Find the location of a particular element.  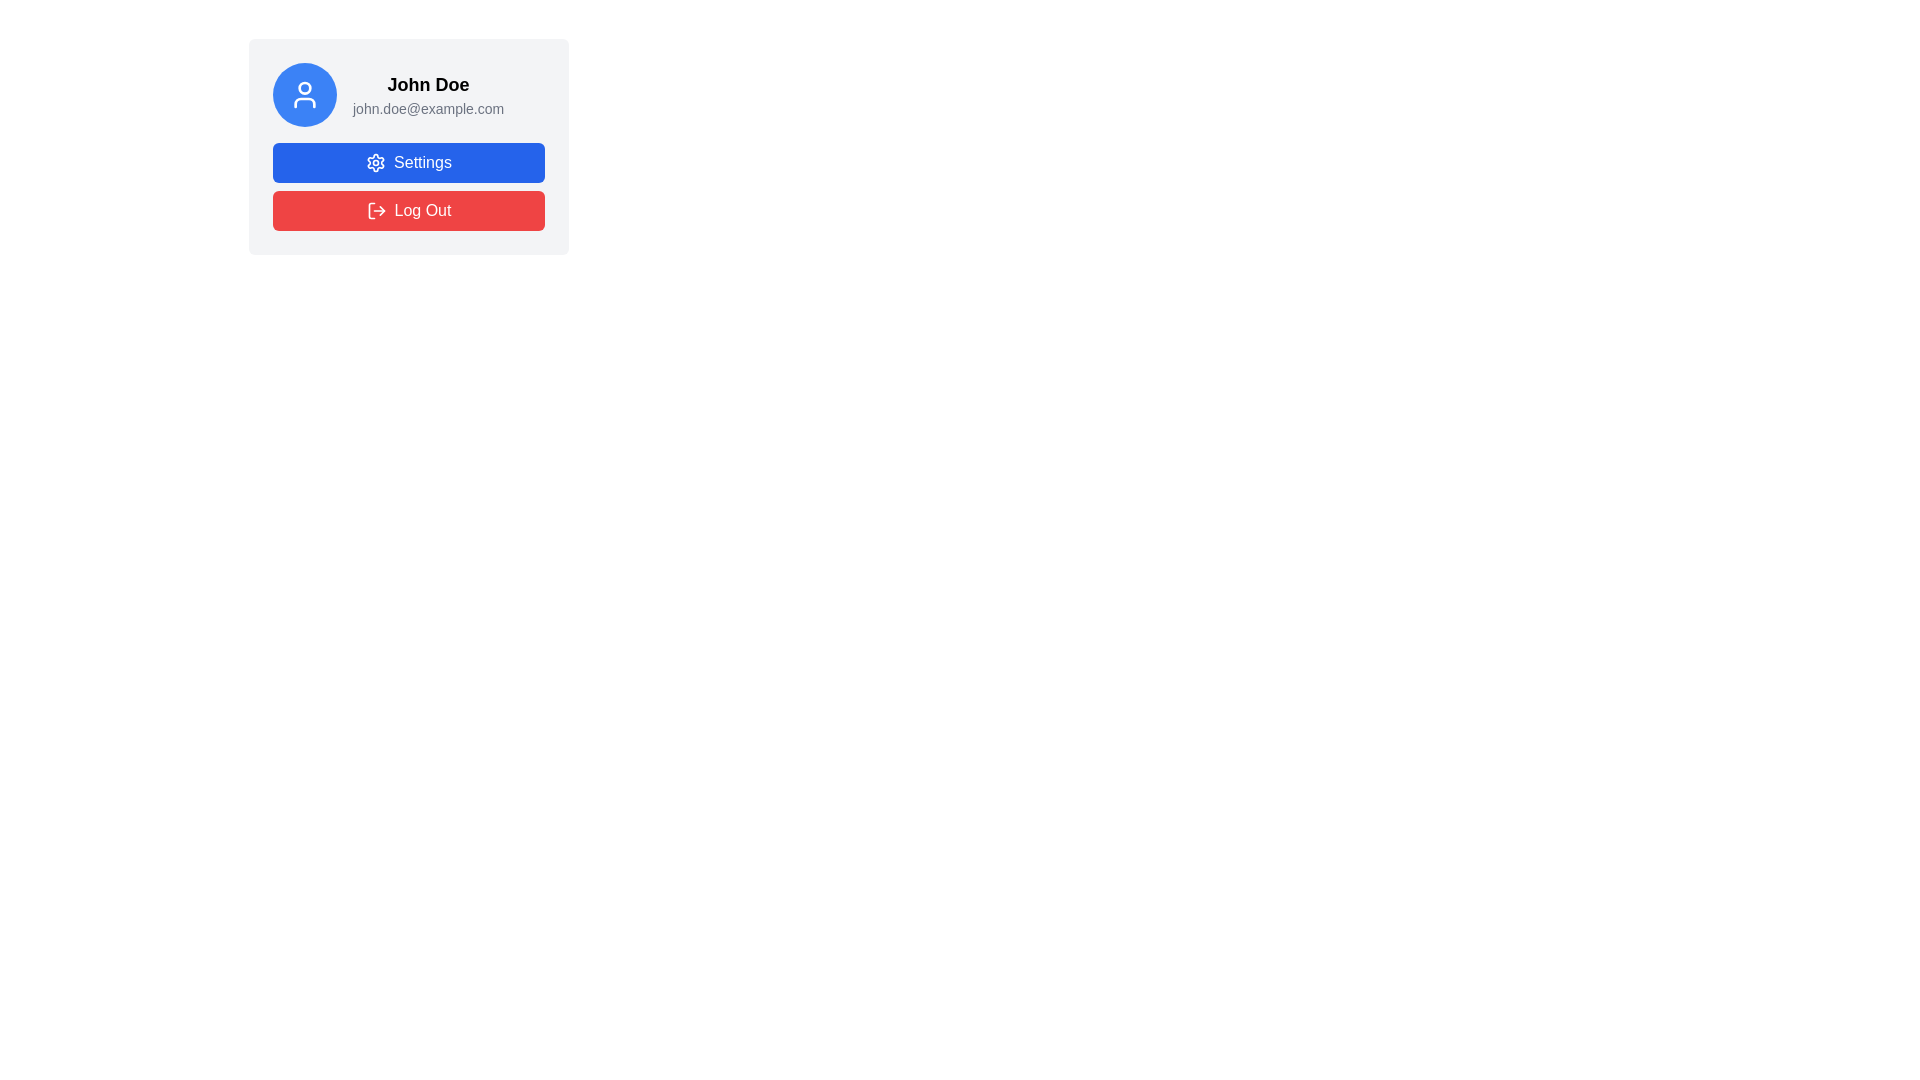

the 'Settings' button, which is a blue rectangular button with white text, located at the top of the interface below the user's name and above the 'Log Out' button is located at coordinates (421, 161).